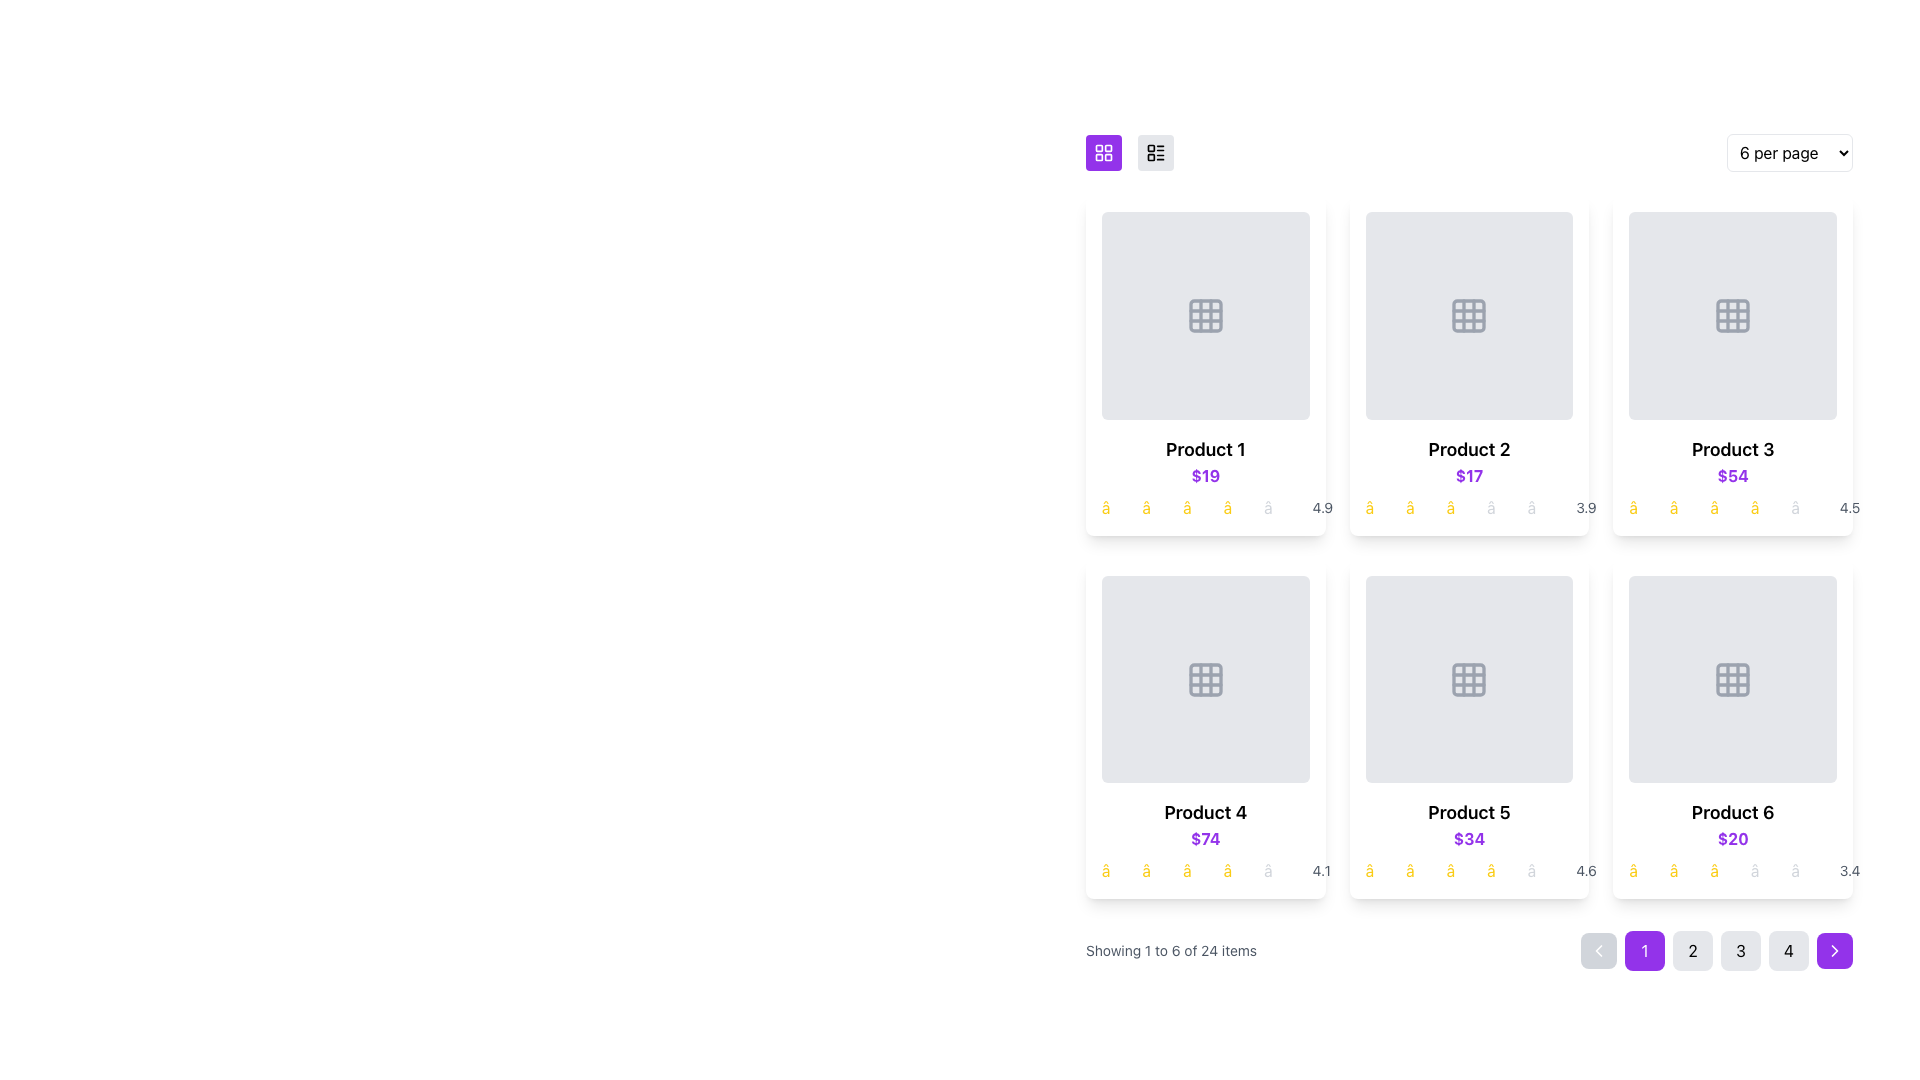  Describe the element at coordinates (1156, 152) in the screenshot. I see `the toggle button to switch the display format from grid to list view, which is the second button in the group located to the right of the violet grid-view button` at that location.